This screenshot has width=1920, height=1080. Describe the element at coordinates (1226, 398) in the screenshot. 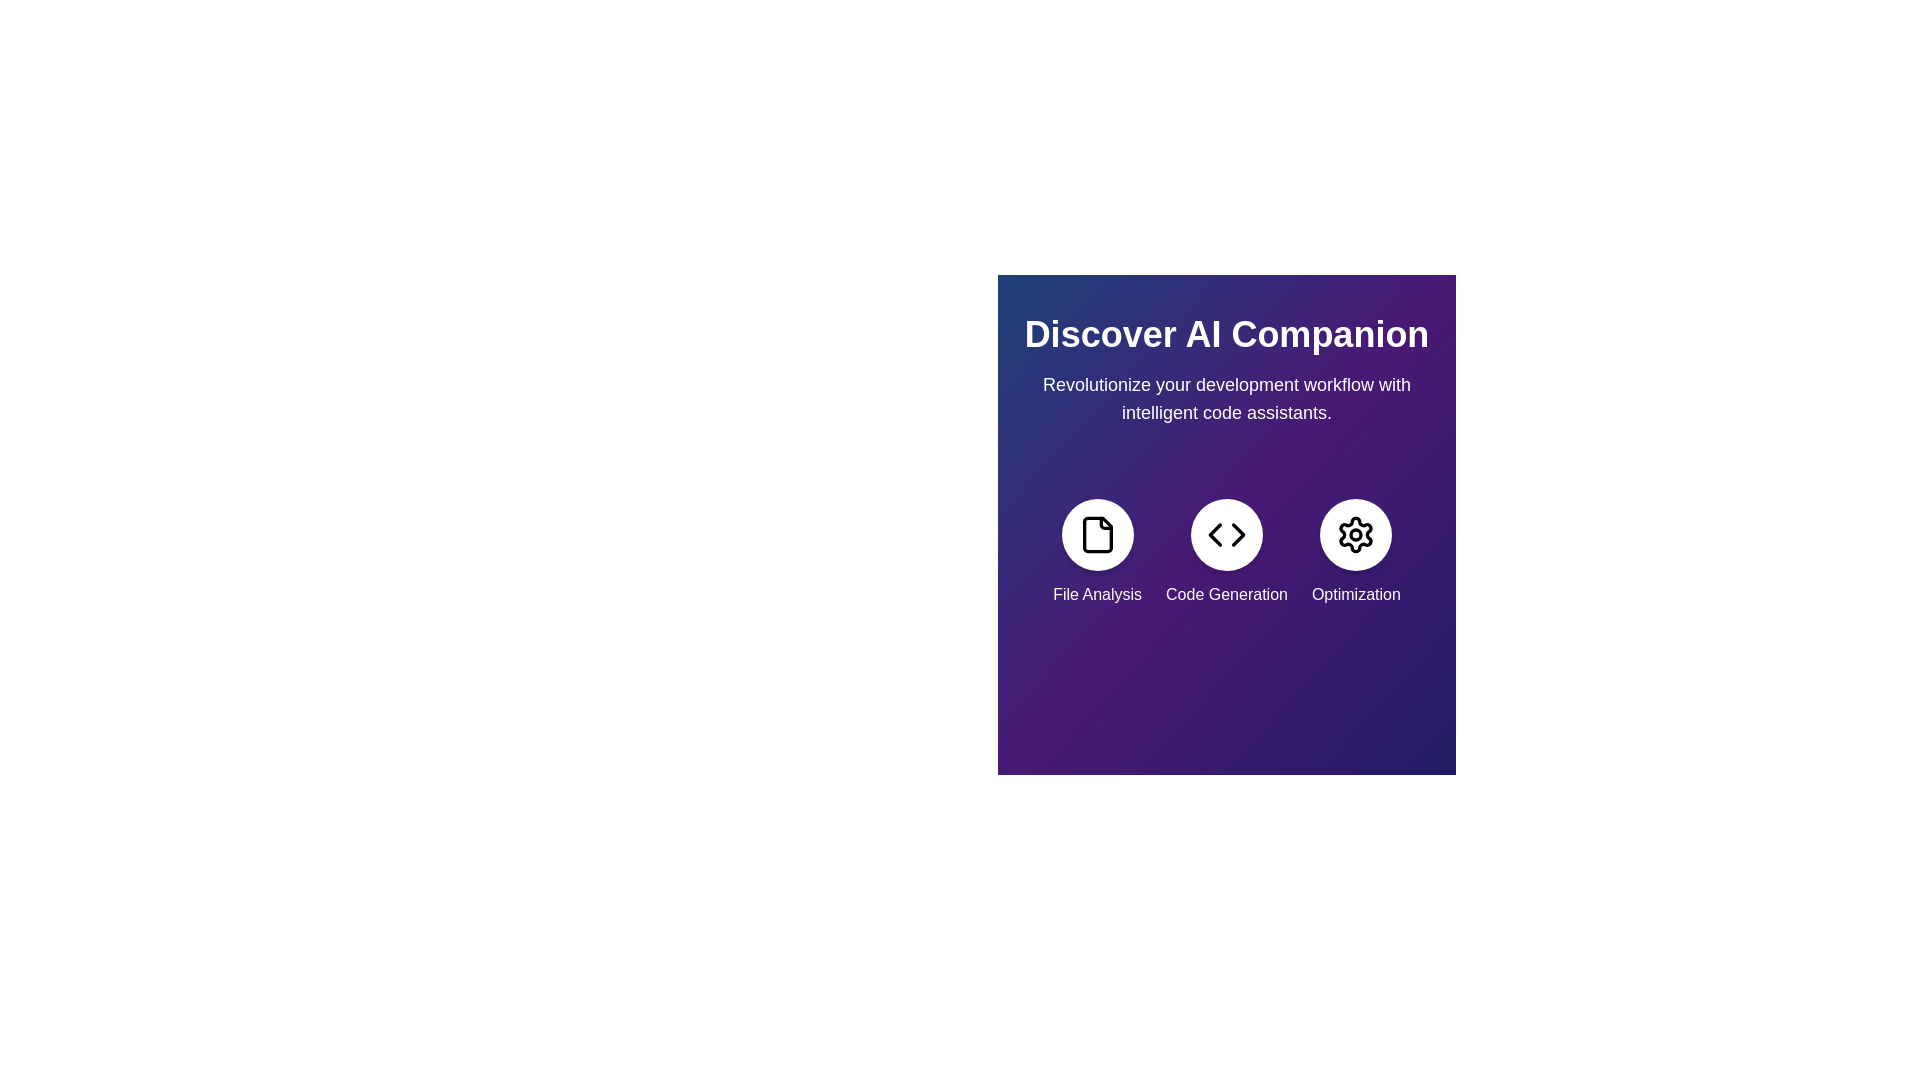

I see `the text label that reads 'Revolutionize your development workflow with intelligent code assistants.', which is styled in a larger font and centrally aligned in white against a gradient background` at that location.